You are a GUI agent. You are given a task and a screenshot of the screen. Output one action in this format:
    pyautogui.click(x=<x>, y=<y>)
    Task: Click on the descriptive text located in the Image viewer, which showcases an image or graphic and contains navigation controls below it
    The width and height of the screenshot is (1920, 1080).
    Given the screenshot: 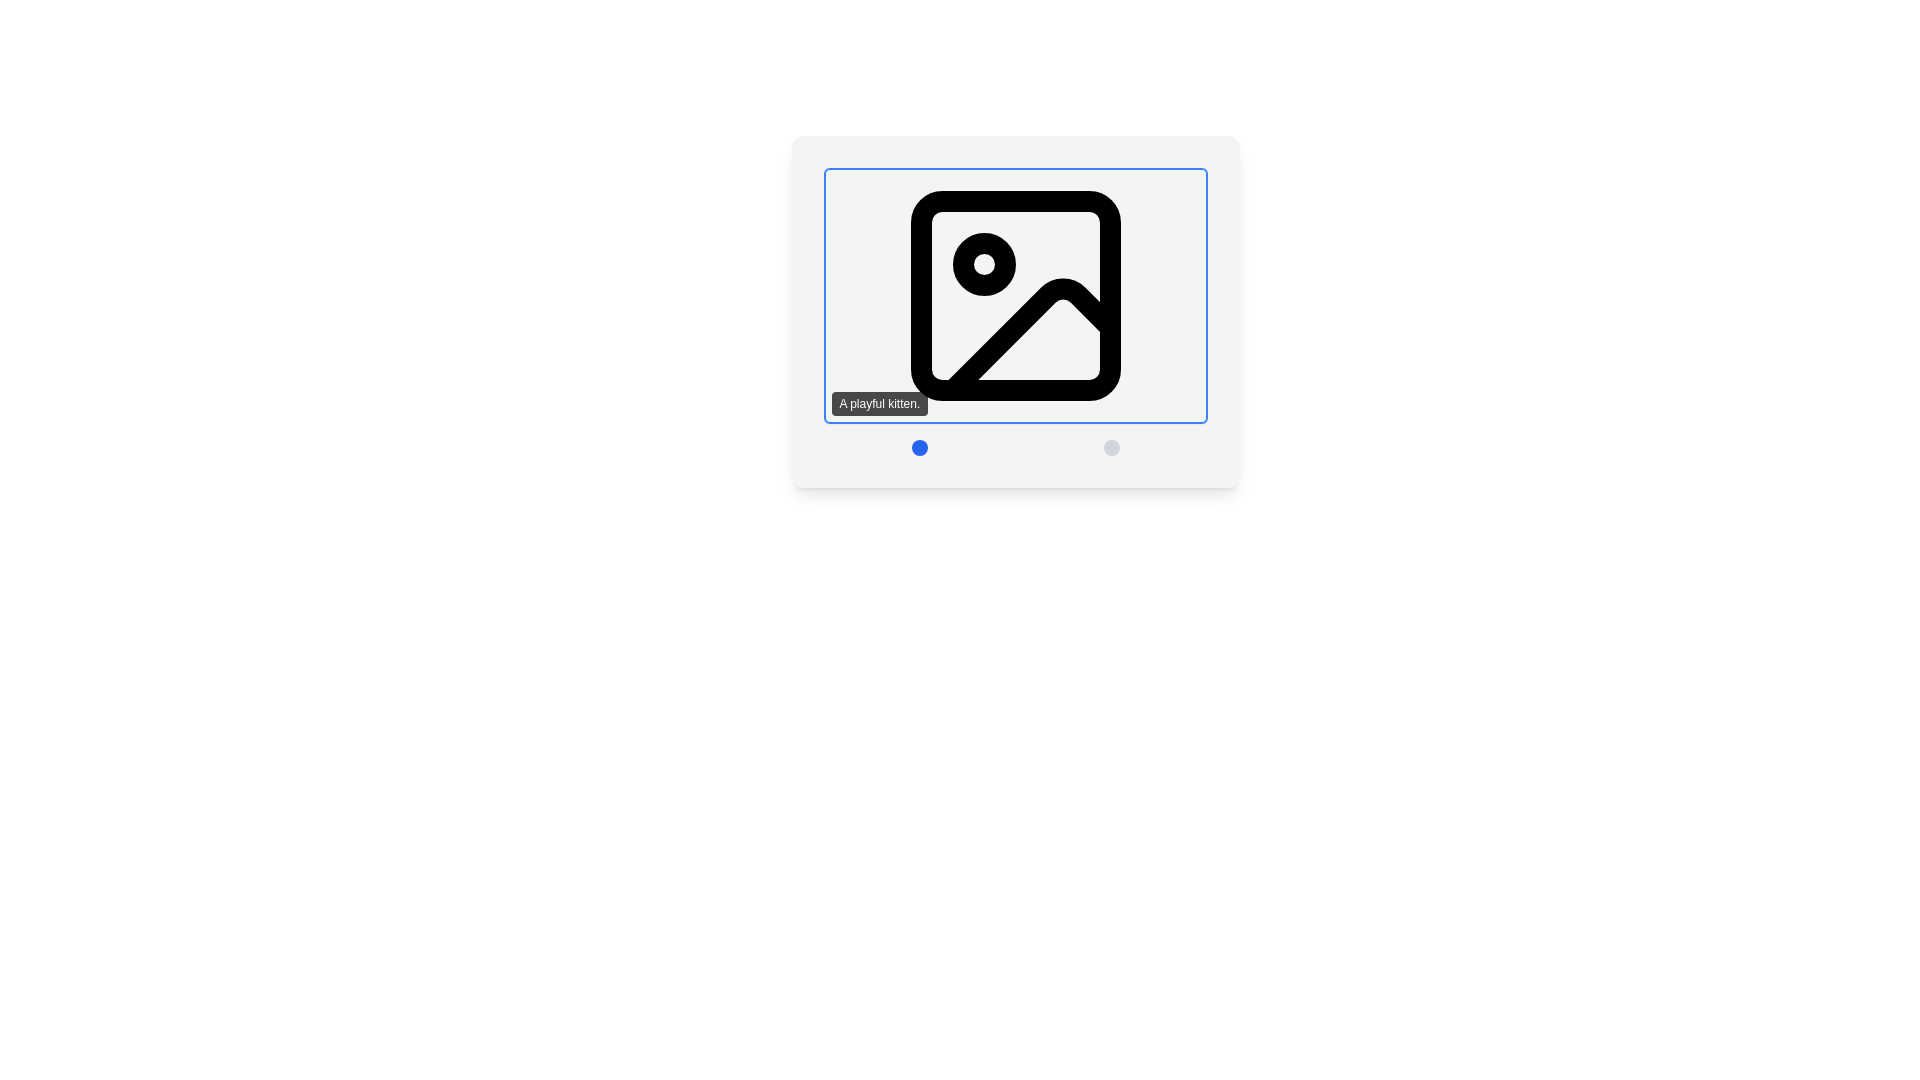 What is the action you would take?
    pyautogui.click(x=1015, y=312)
    